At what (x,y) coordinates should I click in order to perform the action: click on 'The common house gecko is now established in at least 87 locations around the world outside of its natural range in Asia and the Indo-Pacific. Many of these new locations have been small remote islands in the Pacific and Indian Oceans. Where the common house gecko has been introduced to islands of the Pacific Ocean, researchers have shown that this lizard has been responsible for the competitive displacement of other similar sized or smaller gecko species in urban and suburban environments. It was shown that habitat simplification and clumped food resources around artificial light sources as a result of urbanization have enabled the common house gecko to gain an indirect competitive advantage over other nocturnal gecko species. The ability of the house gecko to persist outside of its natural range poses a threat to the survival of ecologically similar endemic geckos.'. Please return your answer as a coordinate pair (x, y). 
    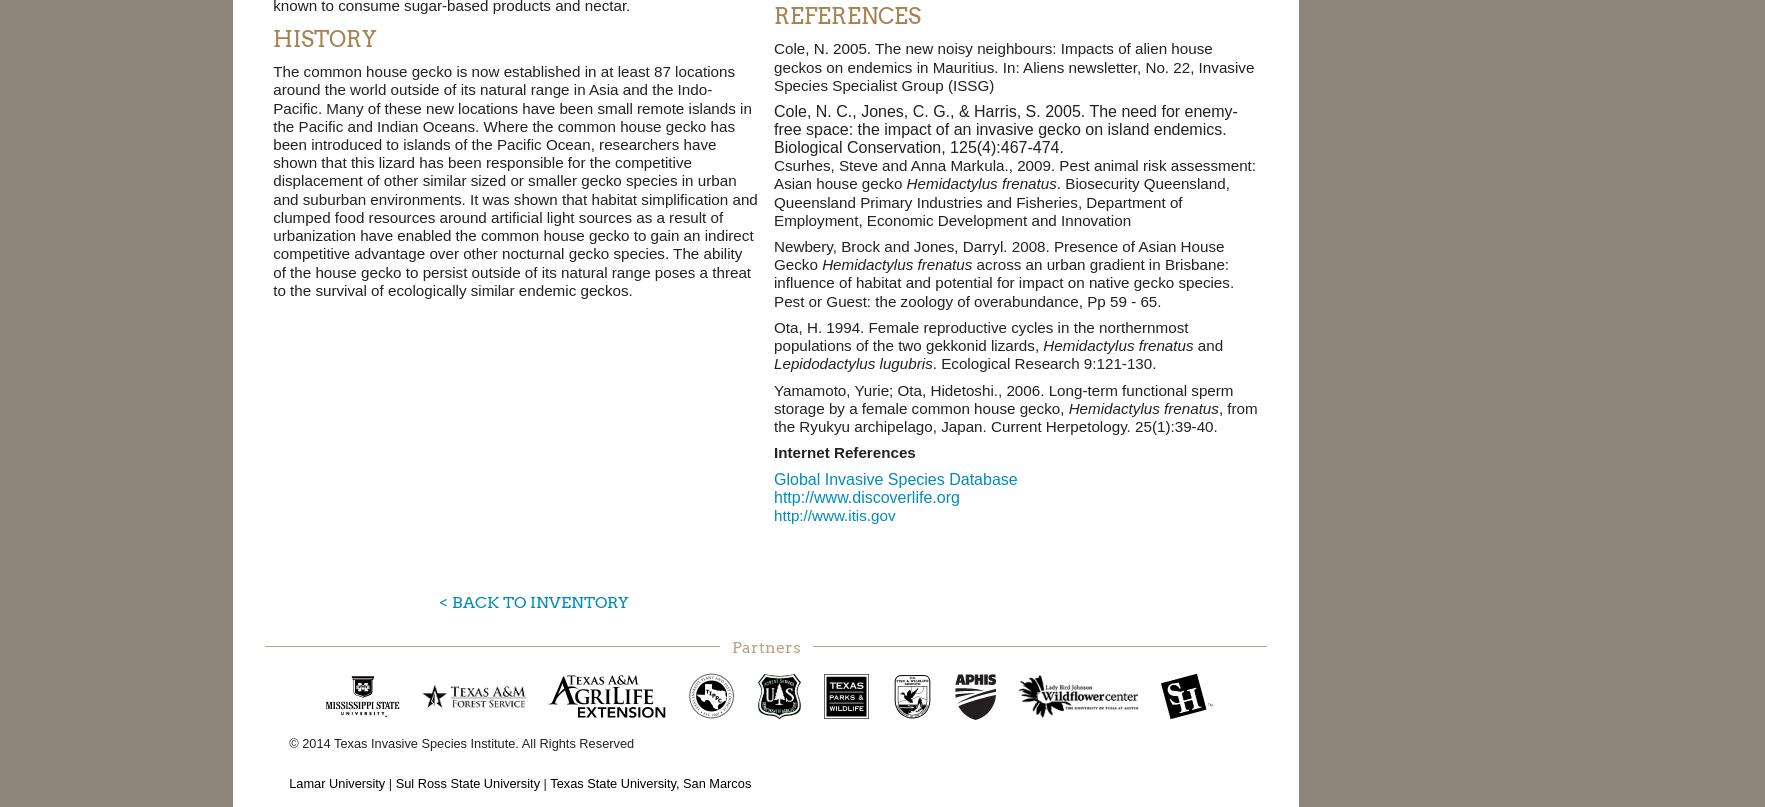
    Looking at the image, I should click on (514, 180).